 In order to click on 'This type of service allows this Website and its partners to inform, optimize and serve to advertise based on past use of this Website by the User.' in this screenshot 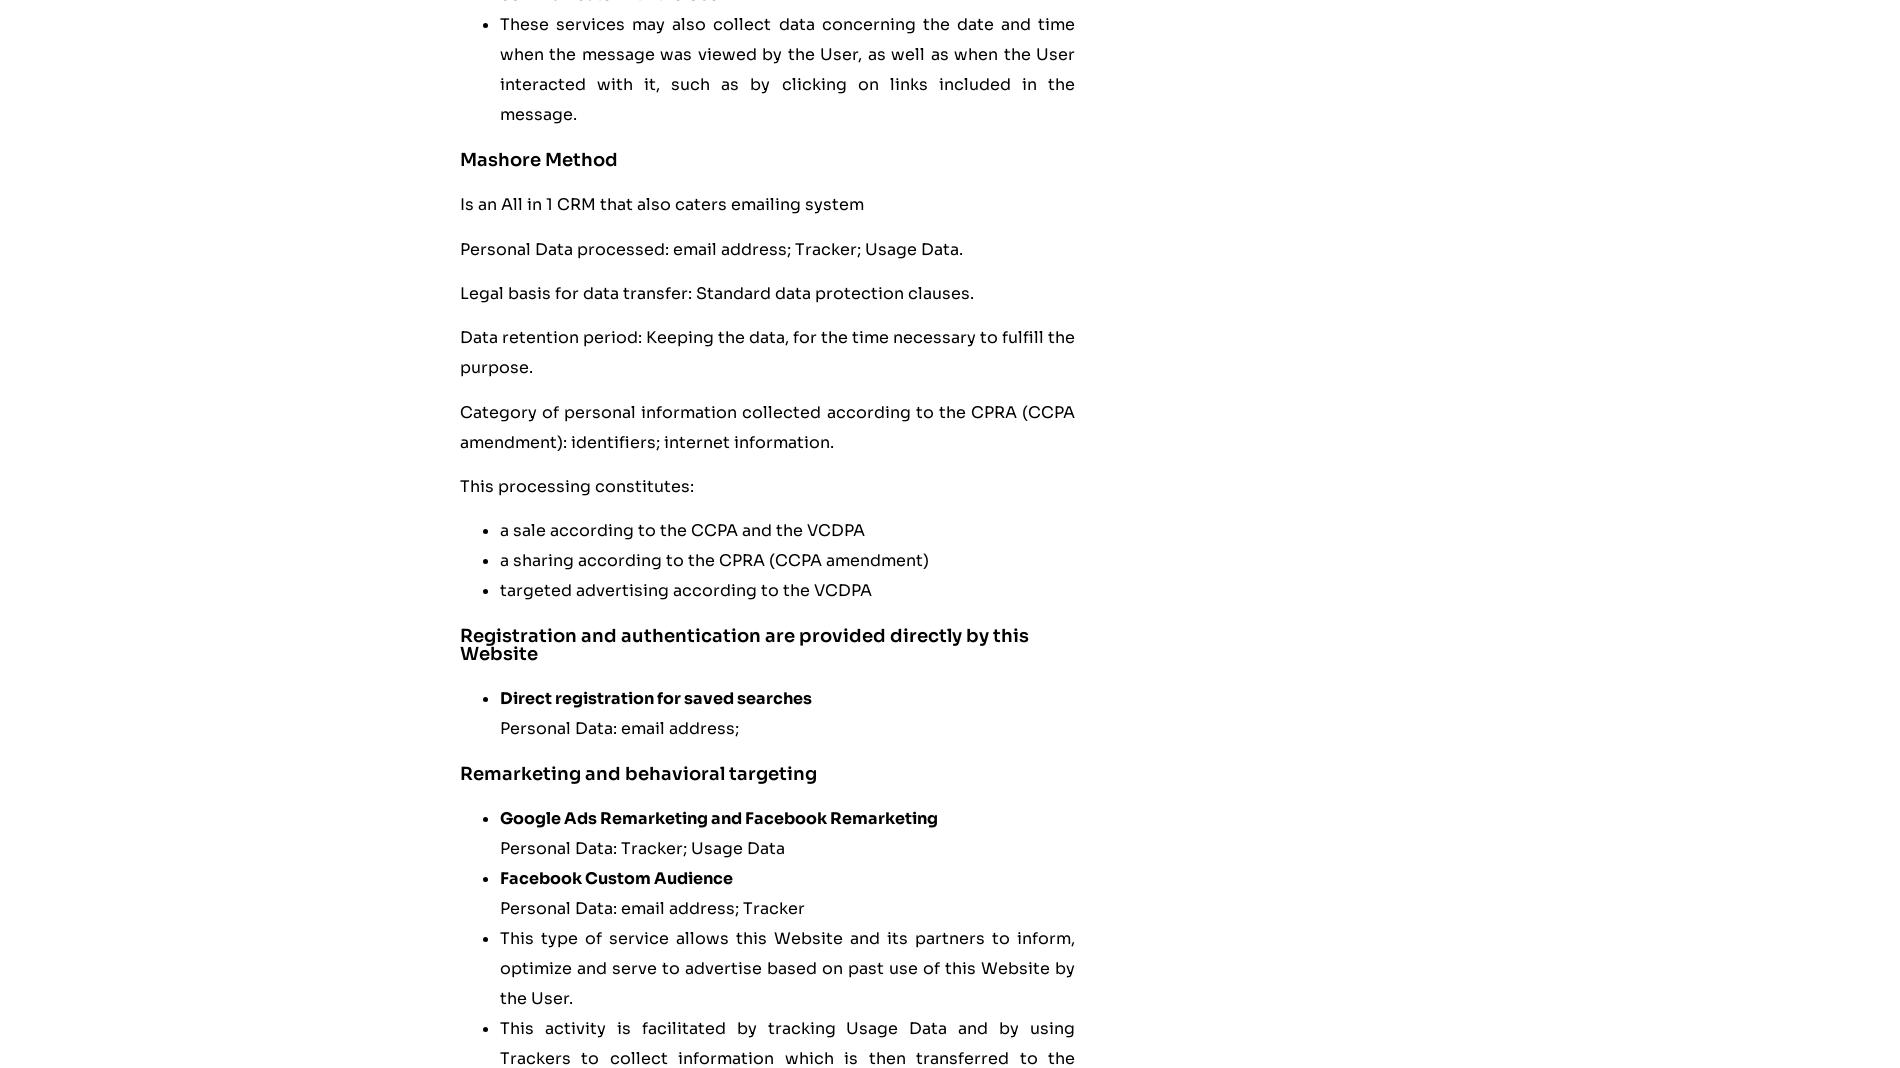, I will do `click(786, 968)`.